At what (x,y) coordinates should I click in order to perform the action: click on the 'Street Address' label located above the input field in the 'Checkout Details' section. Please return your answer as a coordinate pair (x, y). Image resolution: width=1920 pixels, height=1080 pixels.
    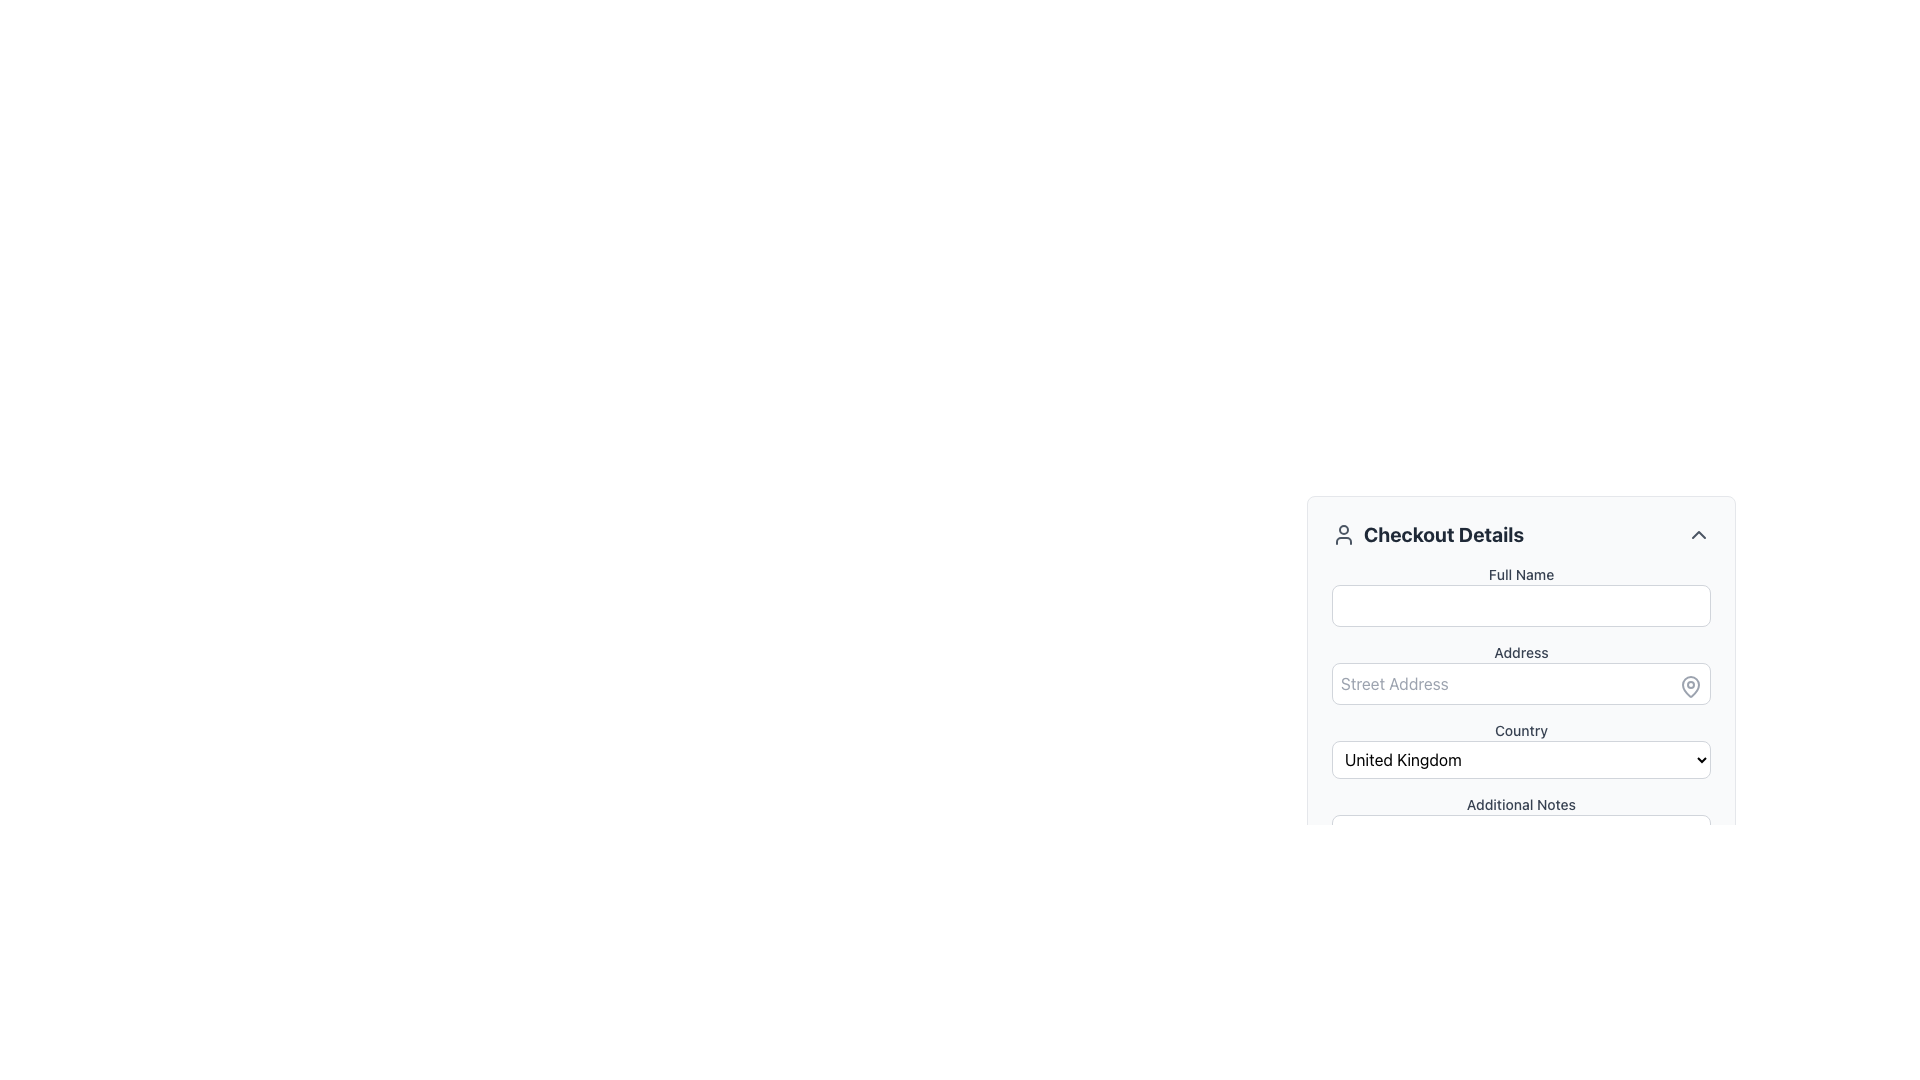
    Looking at the image, I should click on (1520, 652).